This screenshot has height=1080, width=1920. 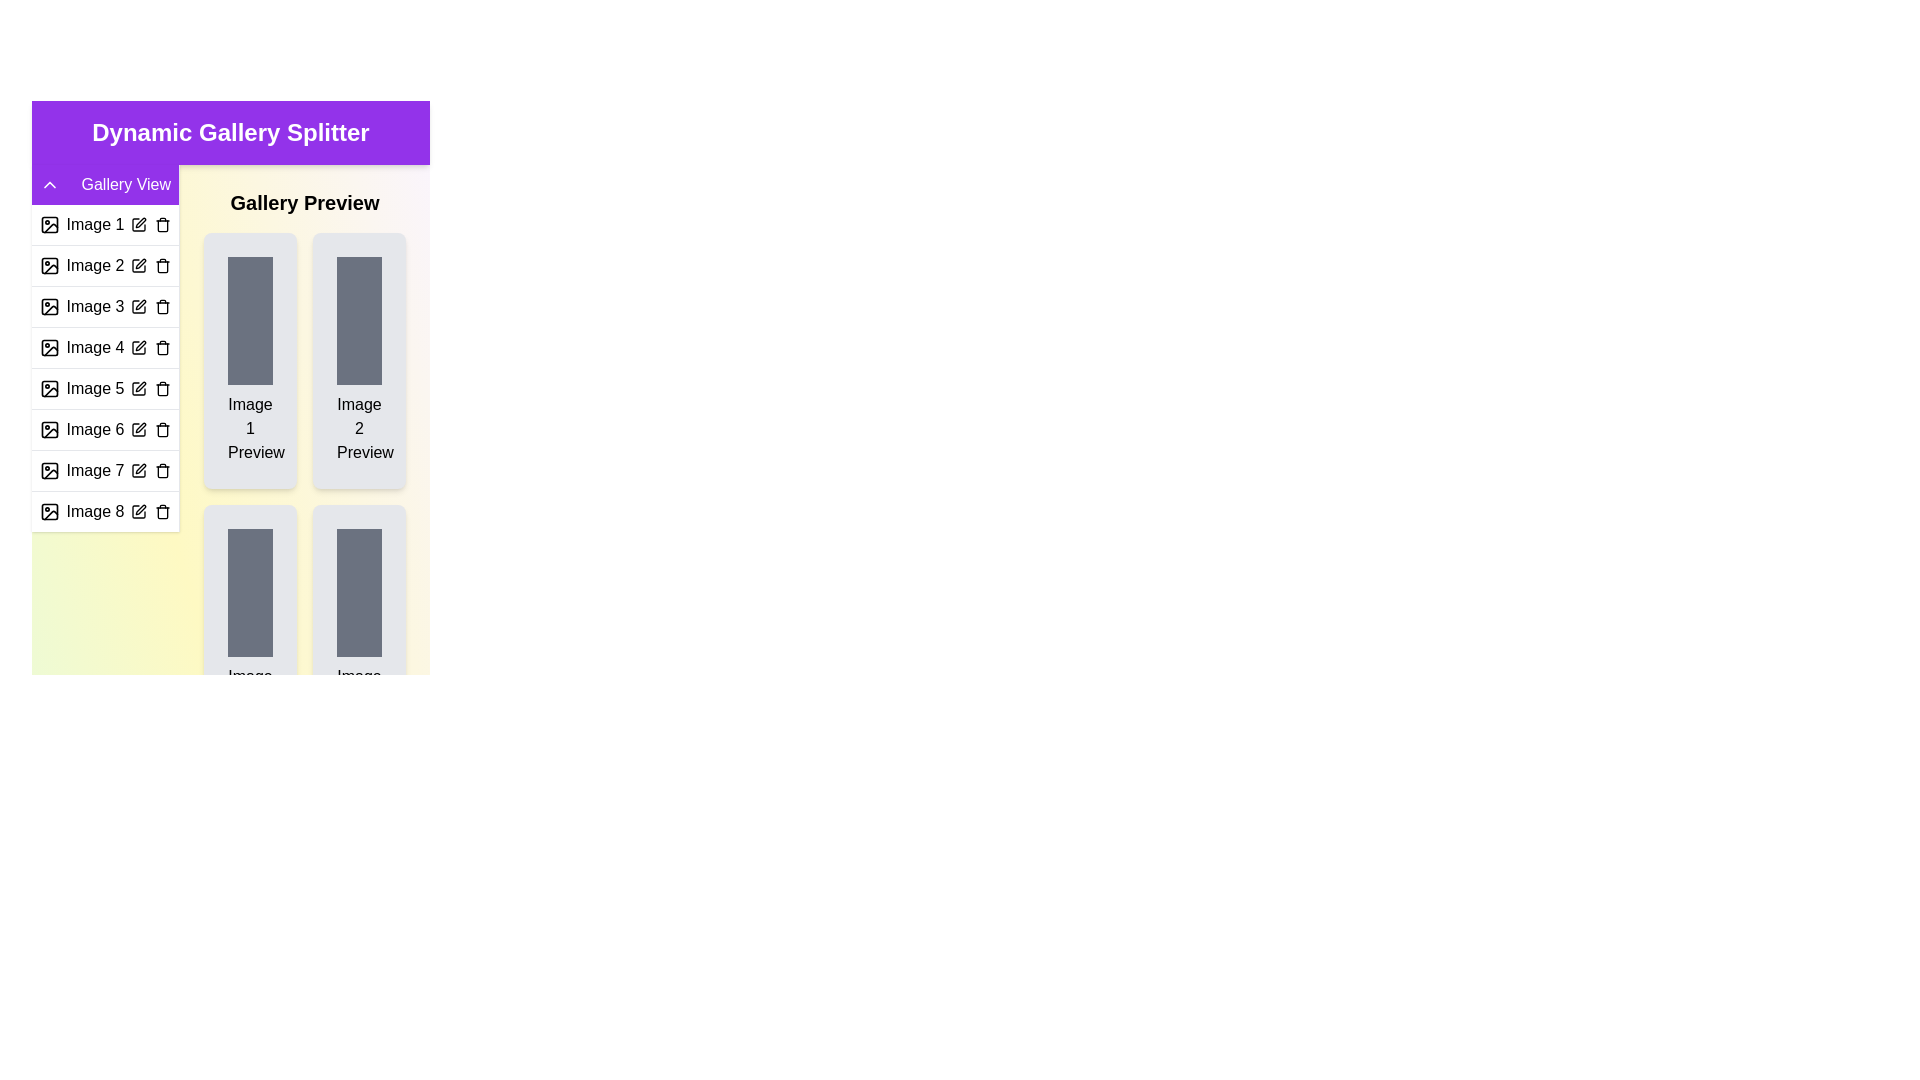 What do you see at coordinates (139, 427) in the screenshot?
I see `the edit icon button located next to the 'Image 6' label in the left sidebar to initiate the edit action` at bounding box center [139, 427].